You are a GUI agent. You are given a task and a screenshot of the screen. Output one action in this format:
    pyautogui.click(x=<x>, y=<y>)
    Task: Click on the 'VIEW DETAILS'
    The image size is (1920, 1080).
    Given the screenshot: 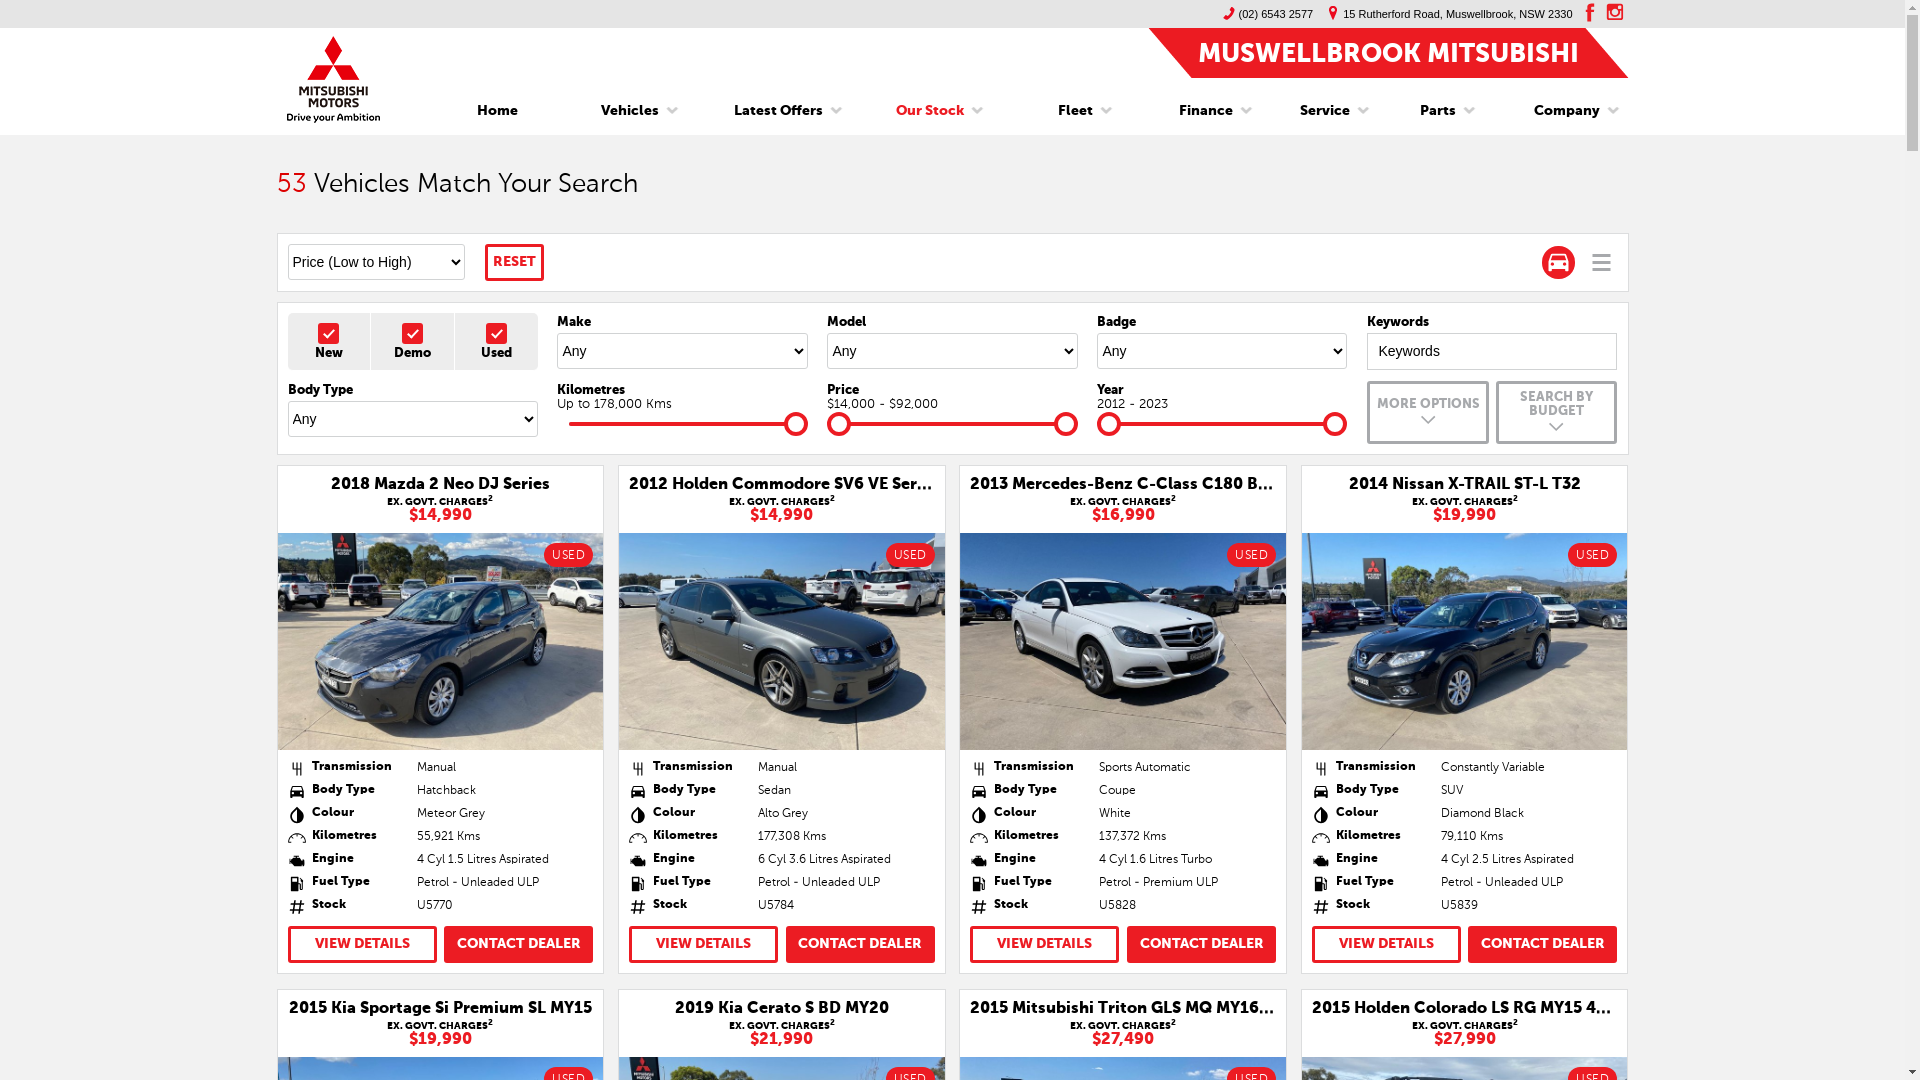 What is the action you would take?
    pyautogui.click(x=362, y=944)
    